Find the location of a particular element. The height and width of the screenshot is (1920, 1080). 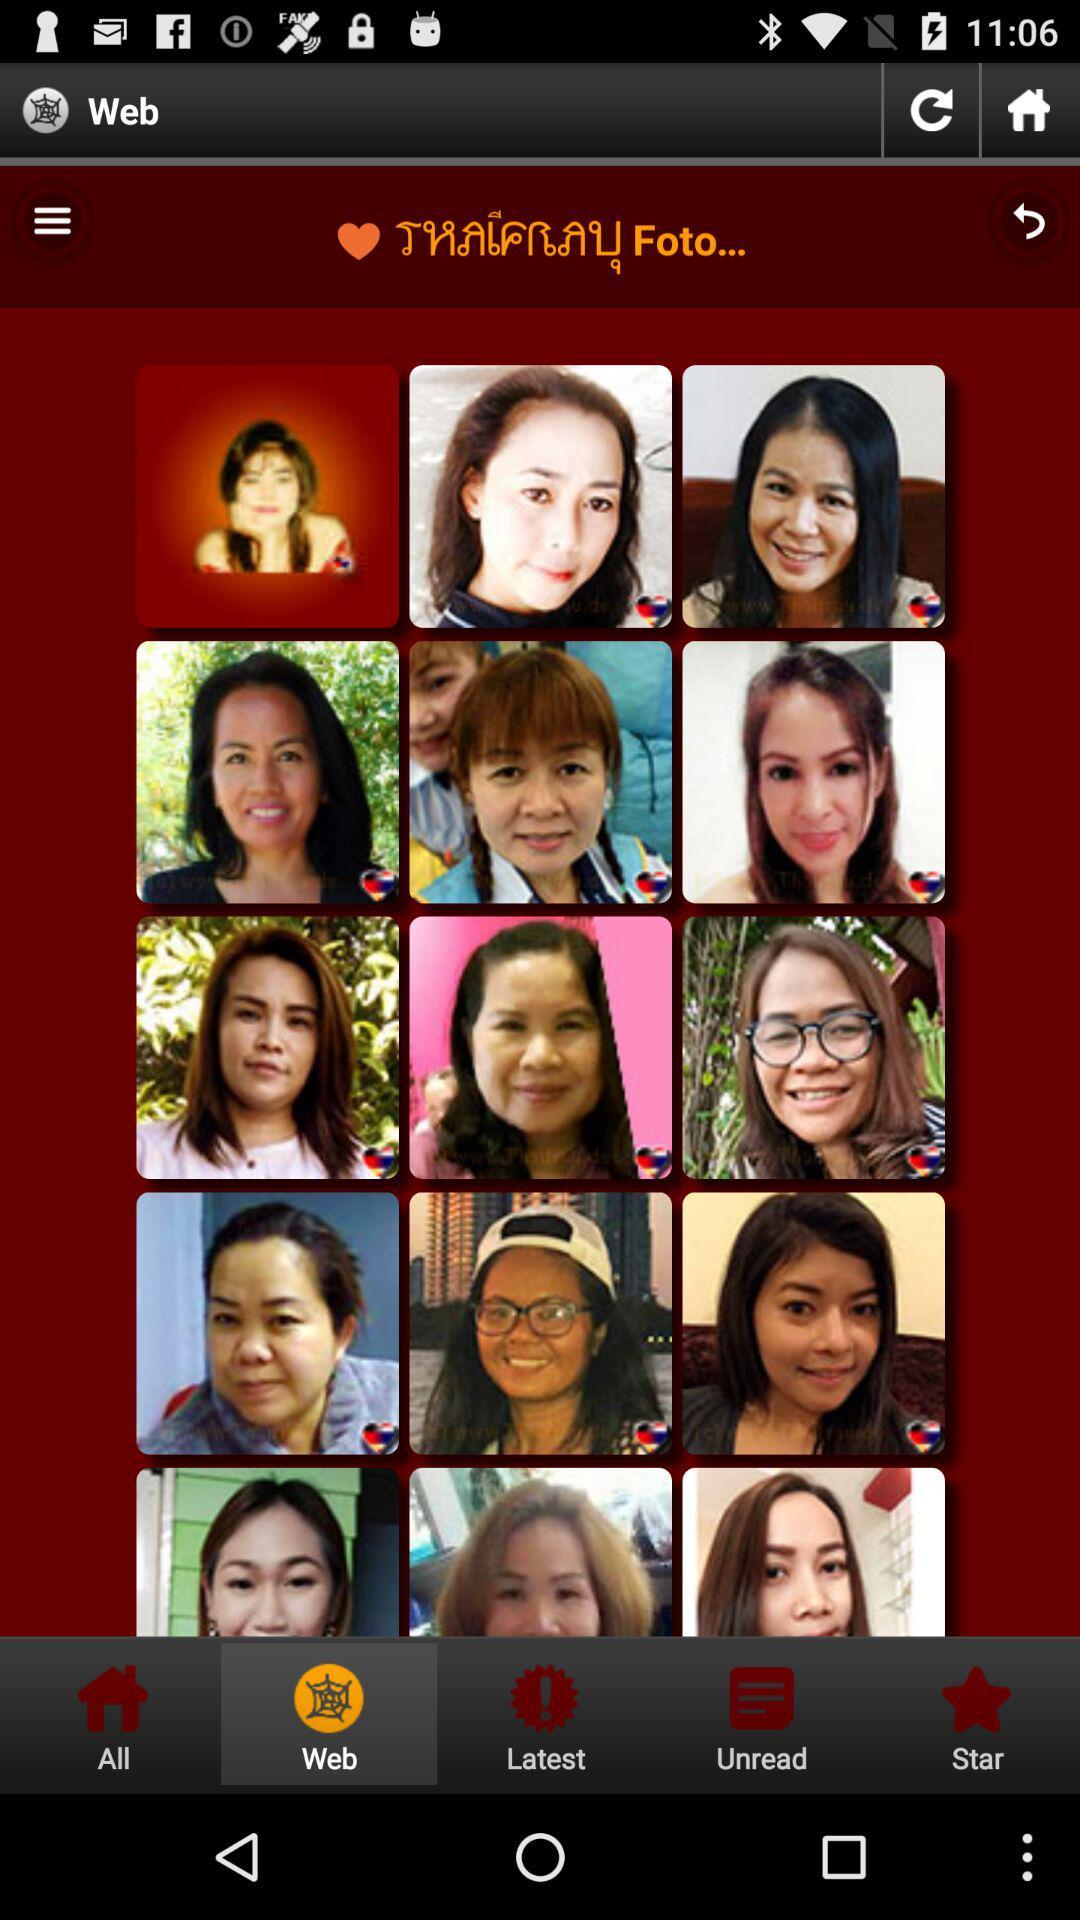

unread is located at coordinates (761, 1713).